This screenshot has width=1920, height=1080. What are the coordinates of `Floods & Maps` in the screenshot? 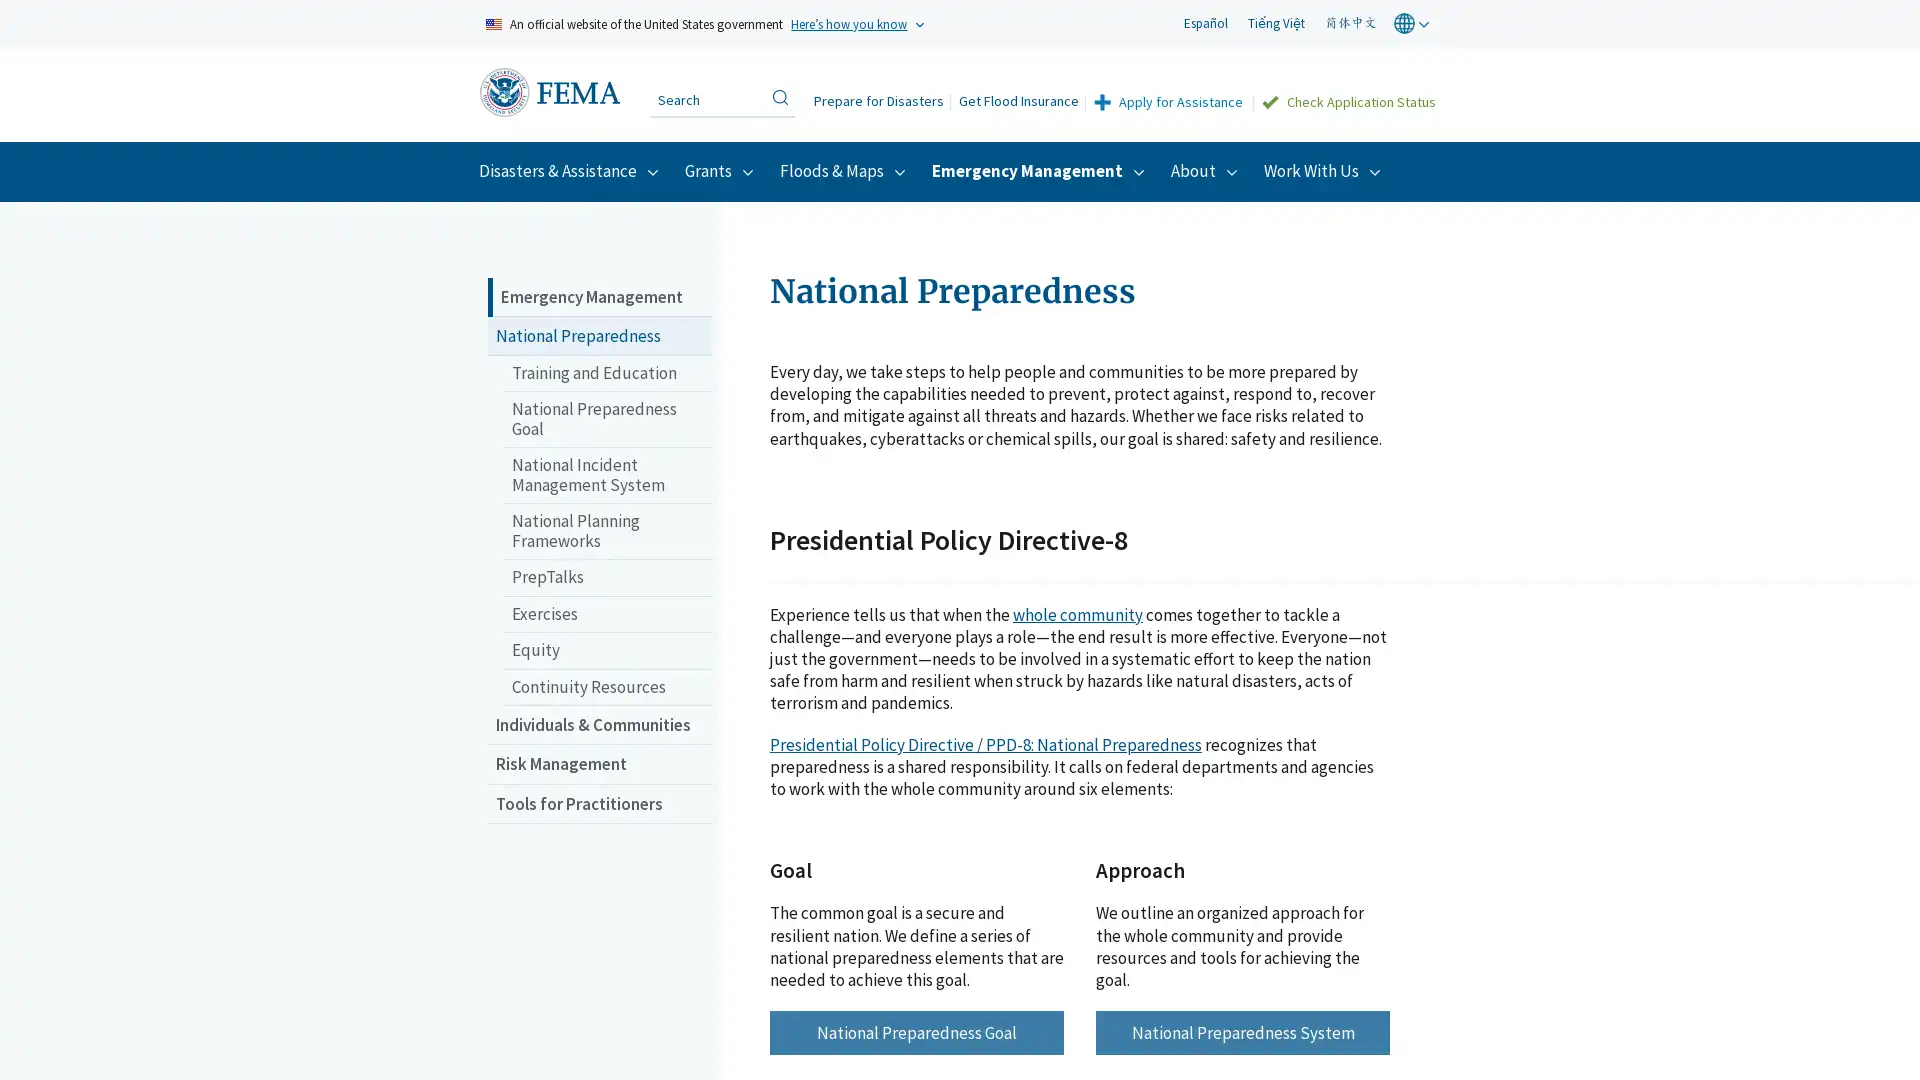 It's located at (845, 169).